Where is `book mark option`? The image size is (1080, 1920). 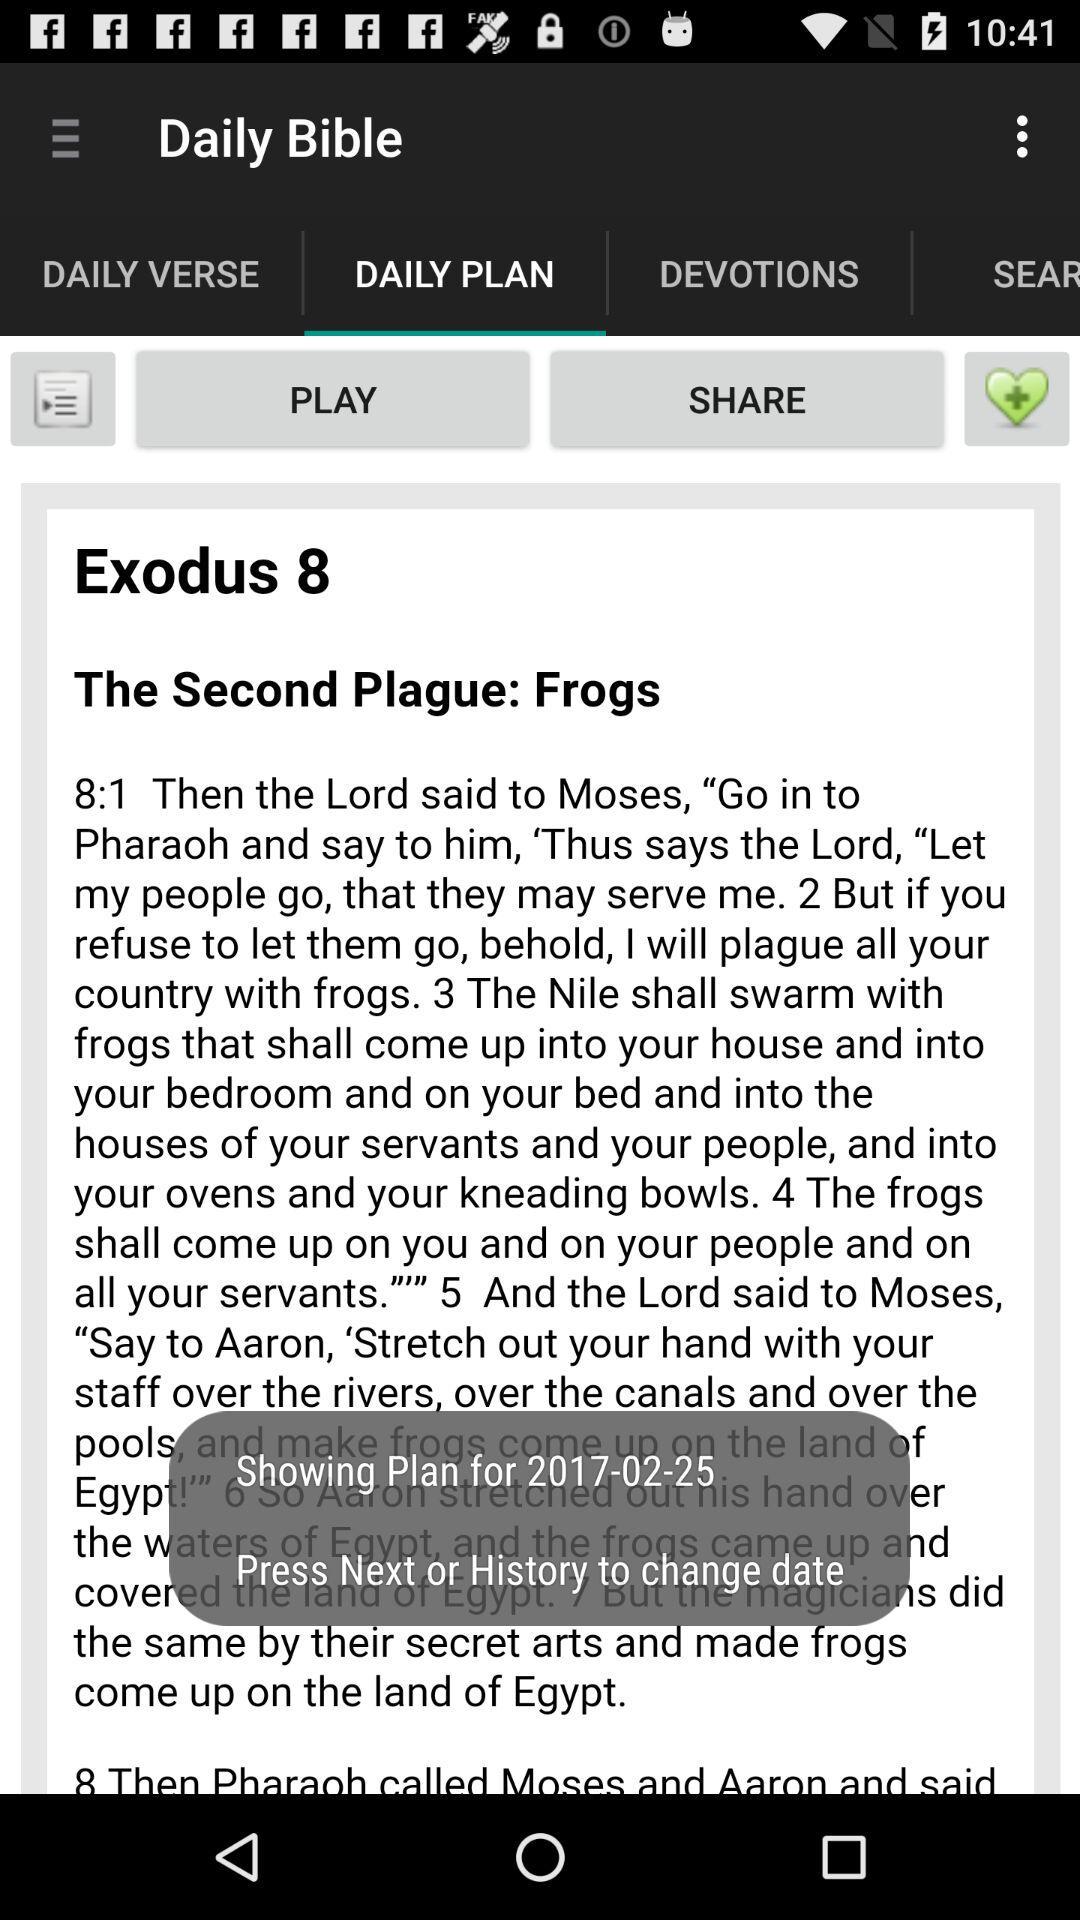
book mark option is located at coordinates (61, 398).